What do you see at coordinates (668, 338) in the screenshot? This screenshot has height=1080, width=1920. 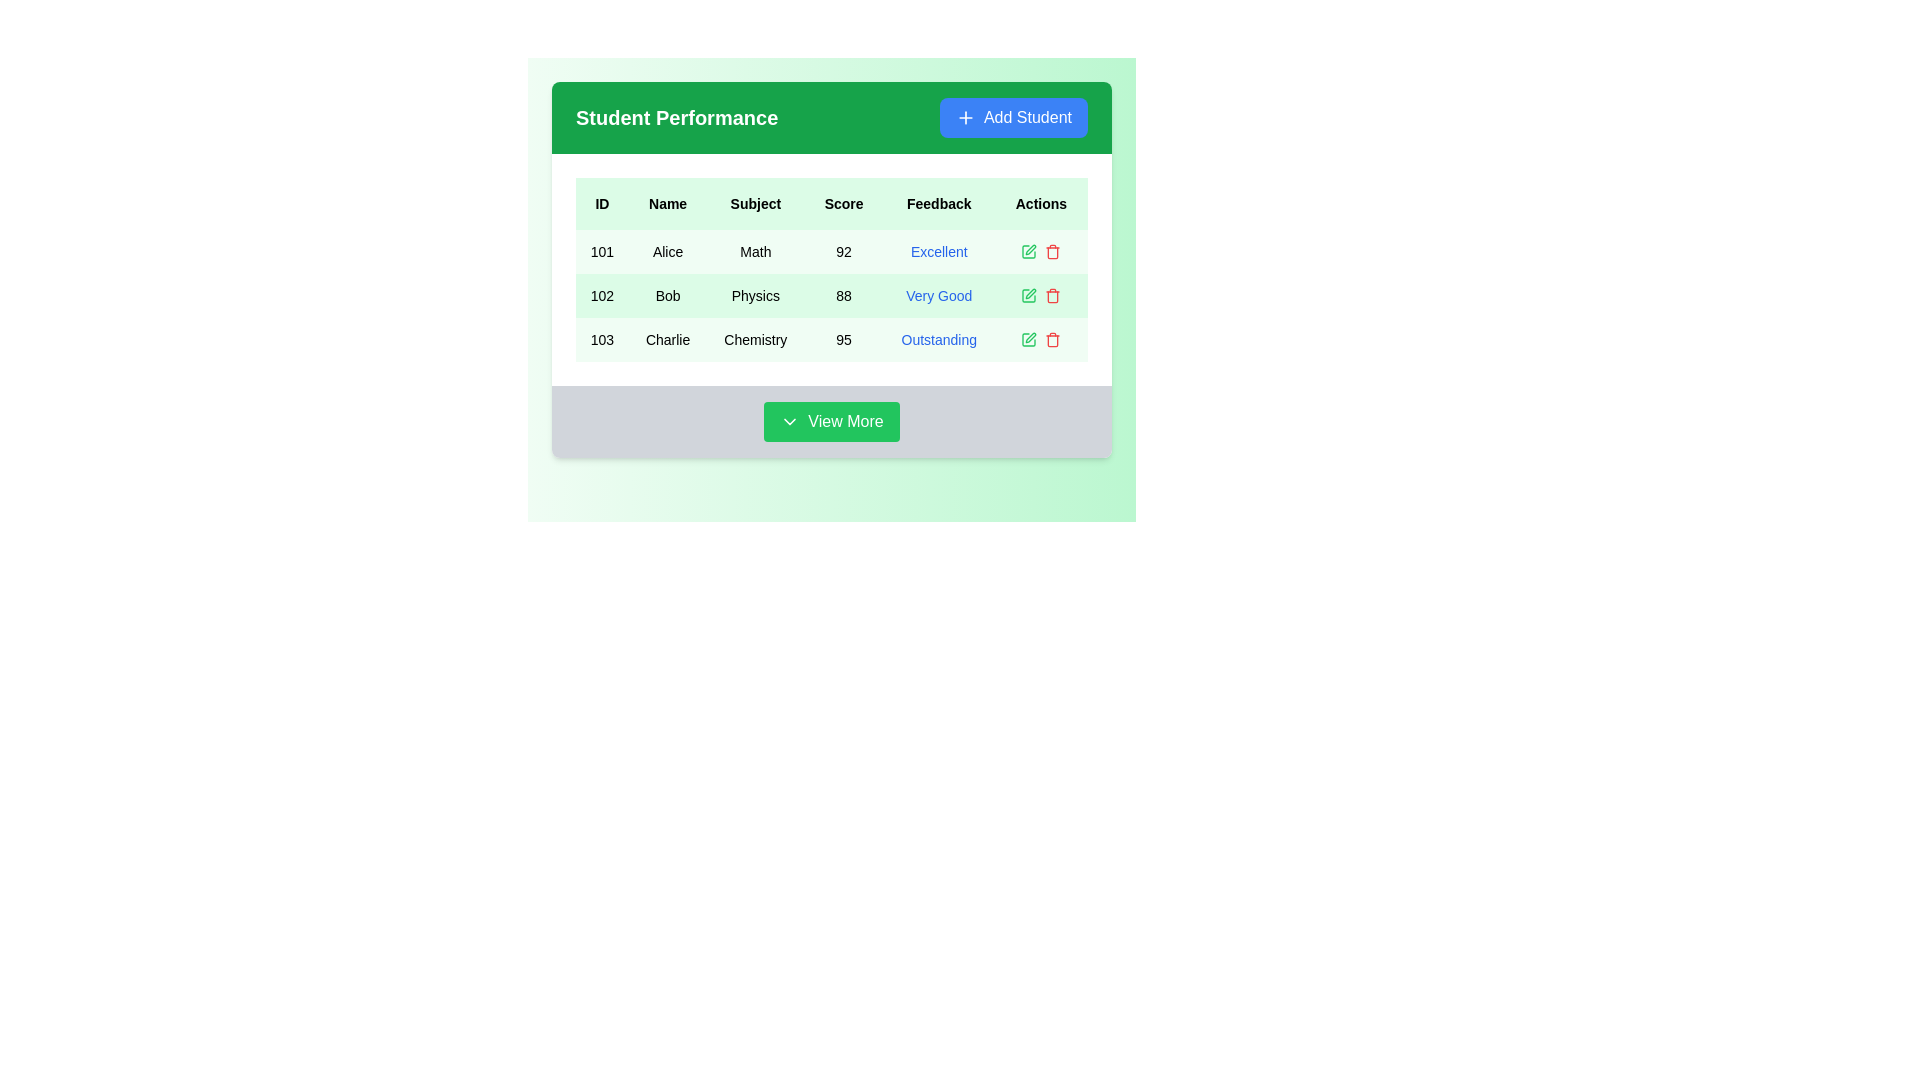 I see `the text 'Charlie' in the table cell located in the third row under the 'Name' column by dragging from the center point` at bounding box center [668, 338].